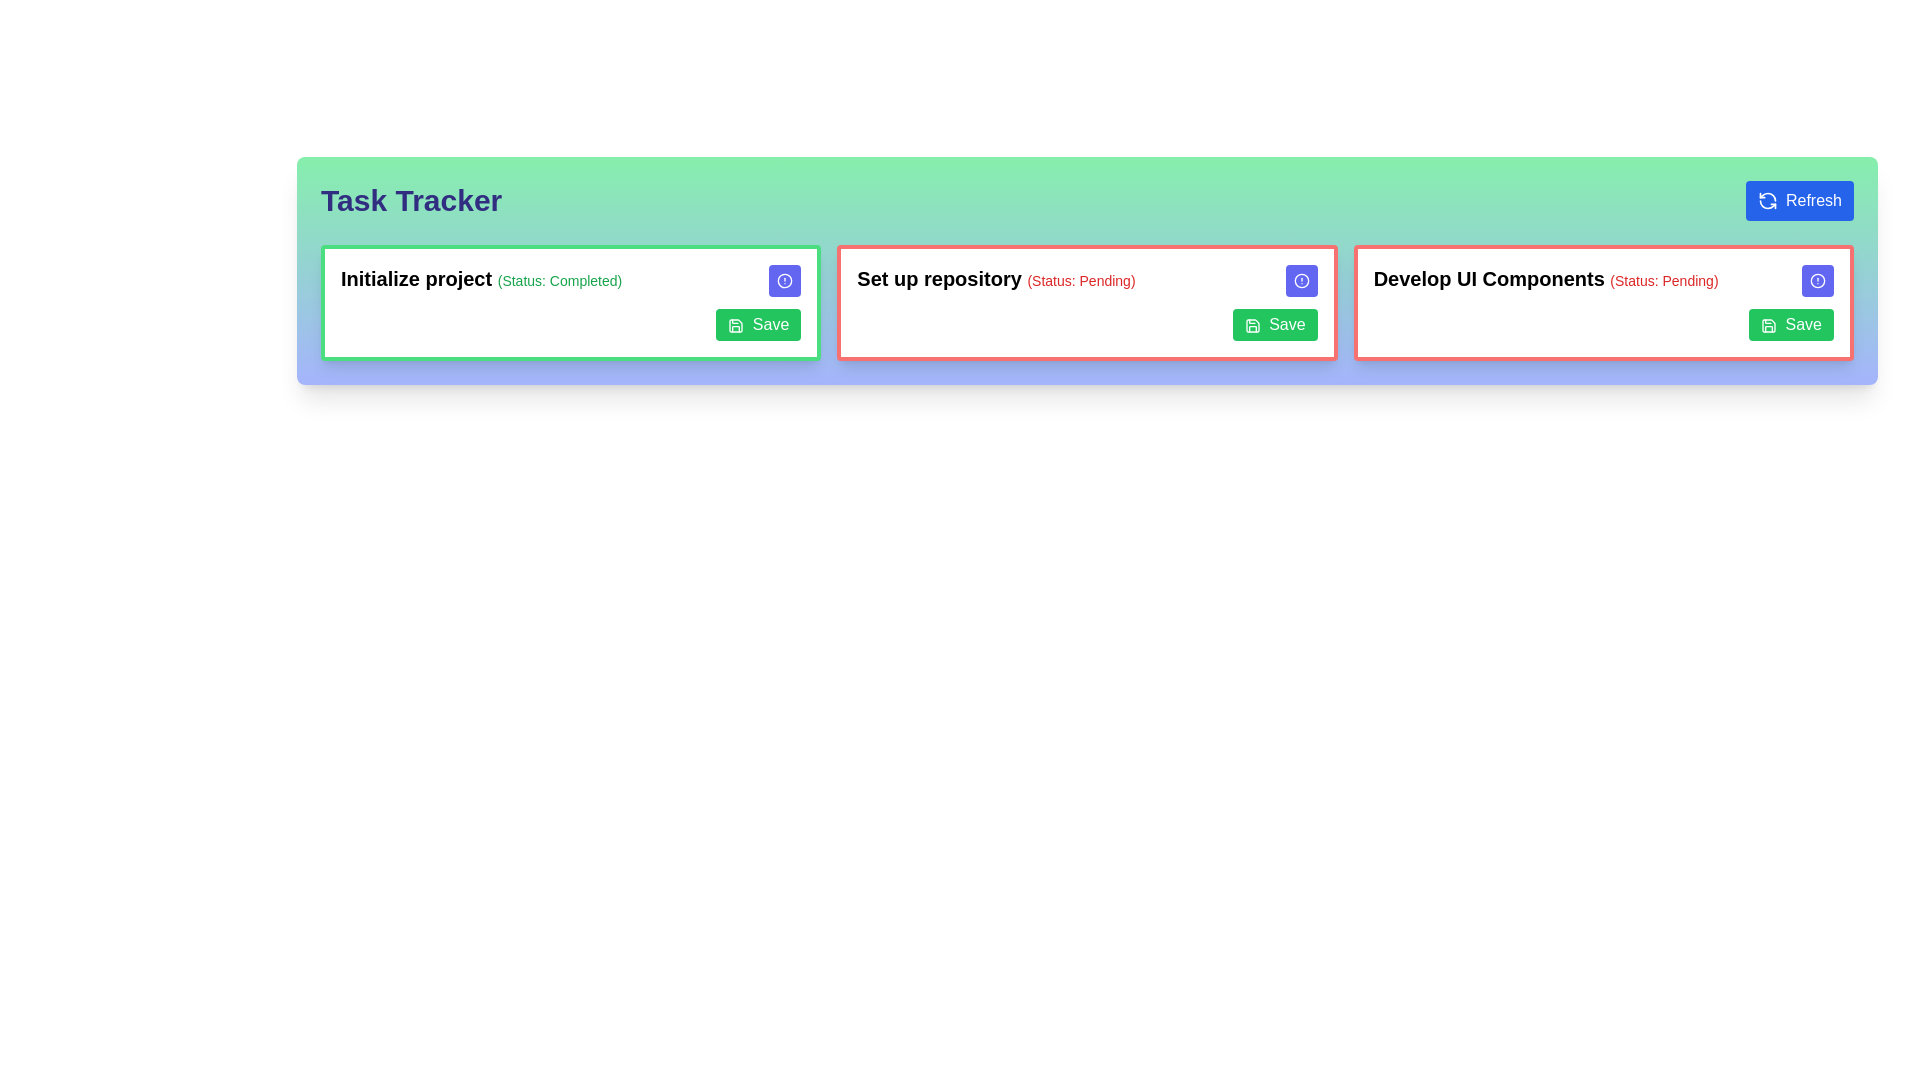  I want to click on the text displayed in the label that shows the title of the task and its current status (Pending) located in the upper-middle portion of the second card from the left, so click(1086, 281).